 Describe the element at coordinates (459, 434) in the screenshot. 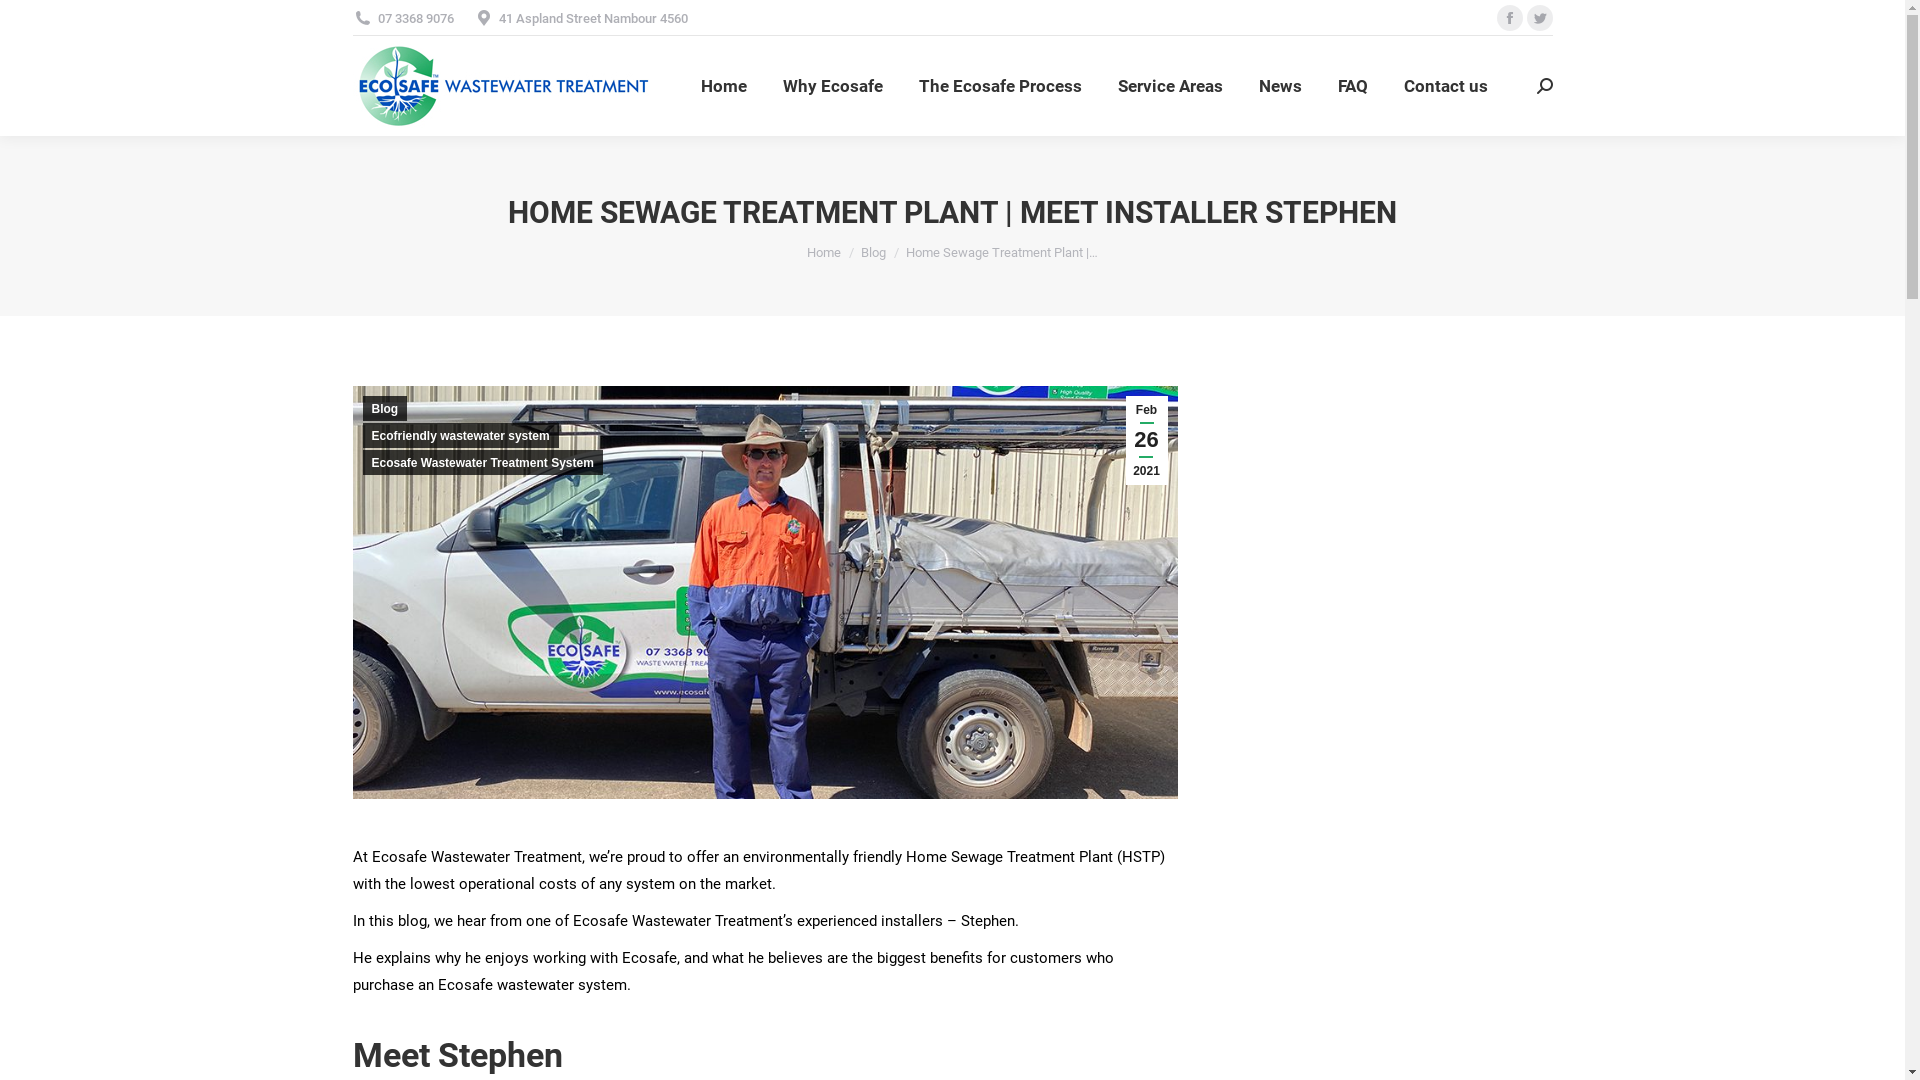

I see `'Ecofriendly wastewater system'` at that location.